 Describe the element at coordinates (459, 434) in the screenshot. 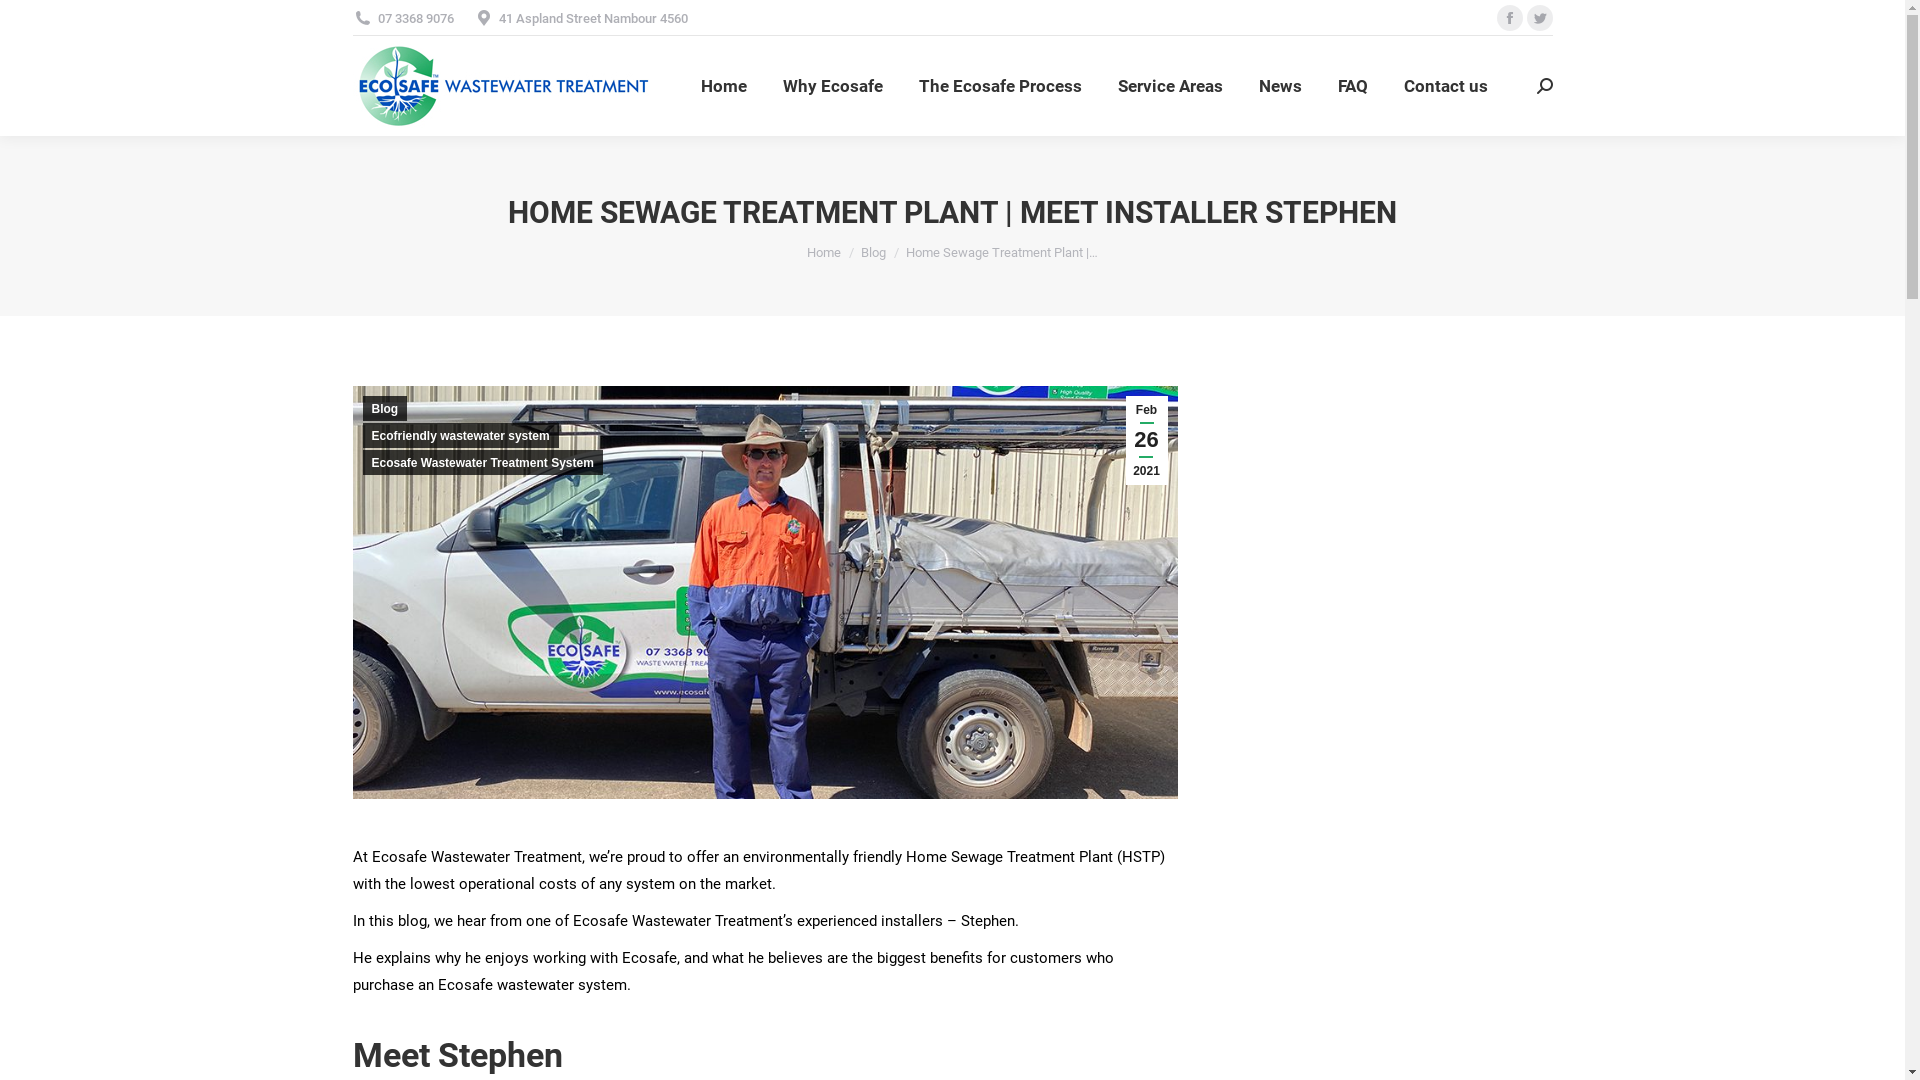

I see `'Ecofriendly wastewater system'` at that location.